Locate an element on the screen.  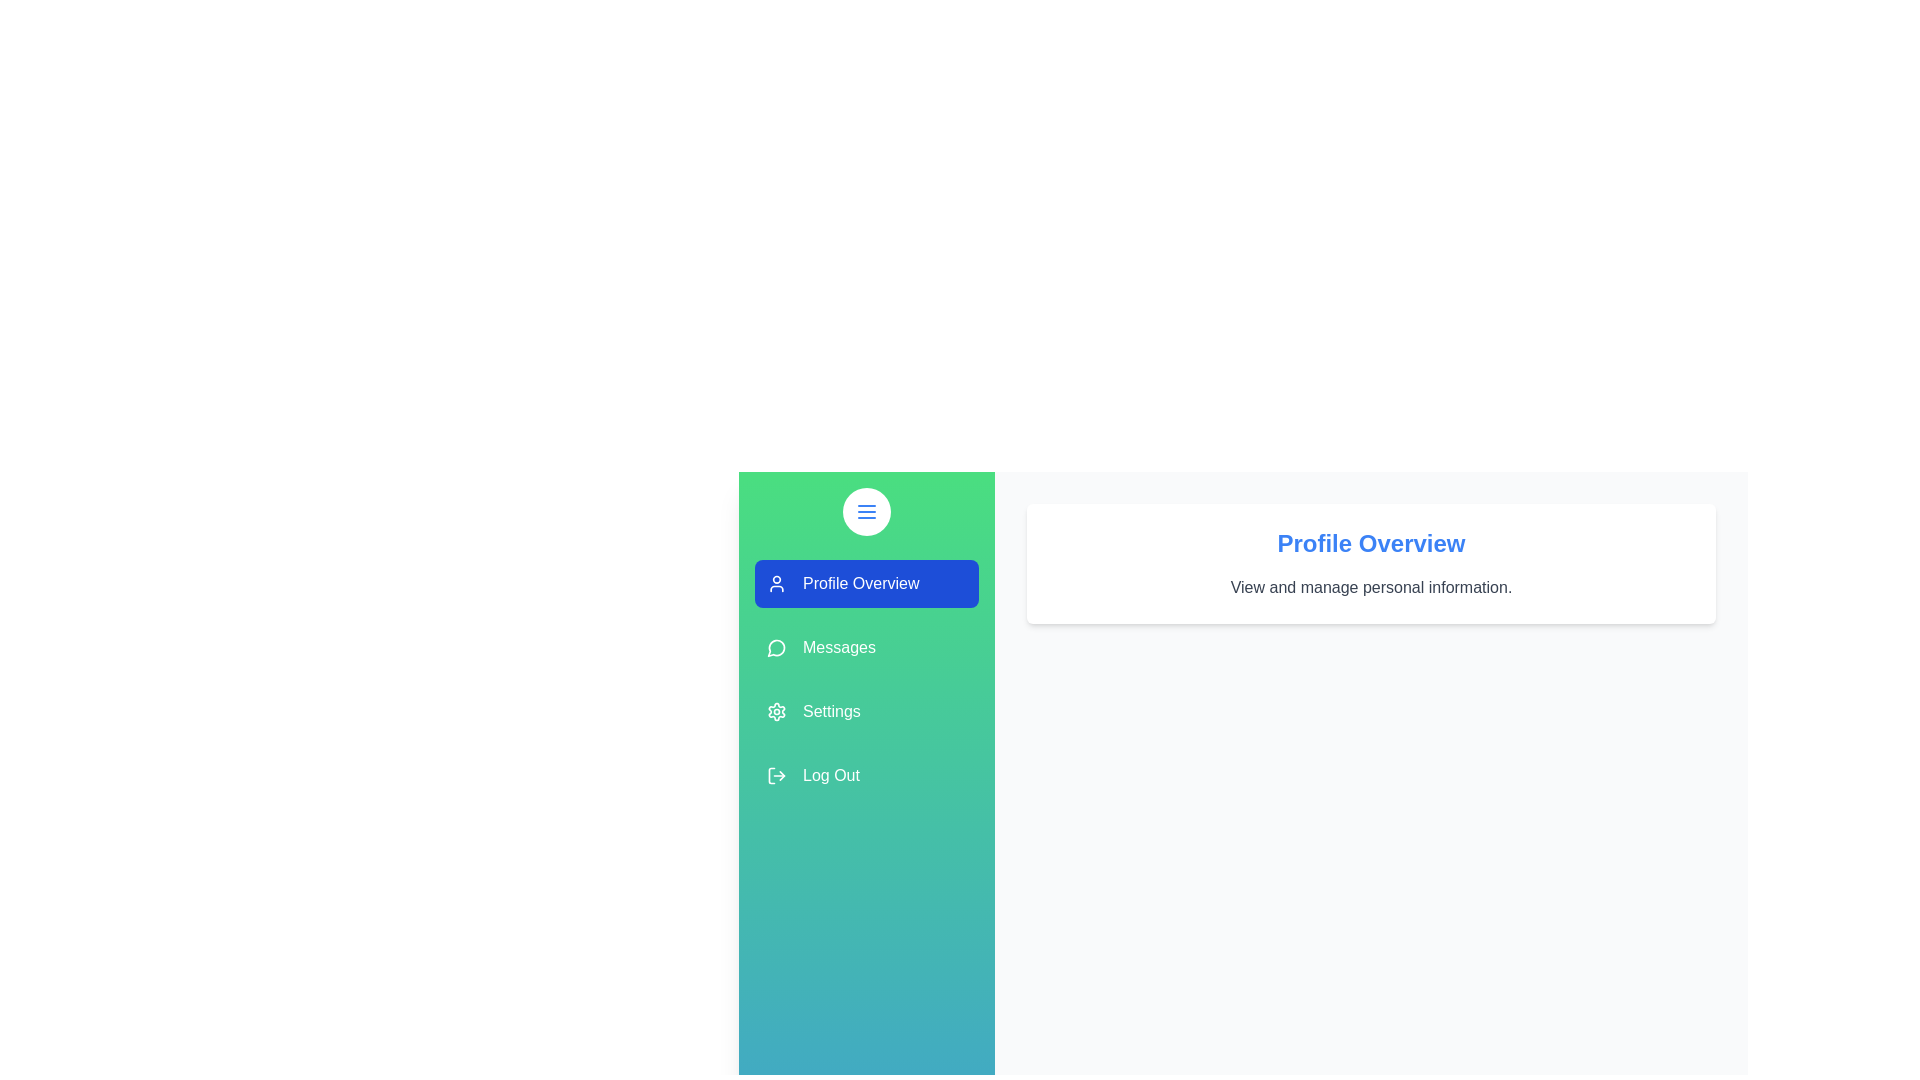
the section Messages by clicking on its corresponding area is located at coordinates (867, 648).